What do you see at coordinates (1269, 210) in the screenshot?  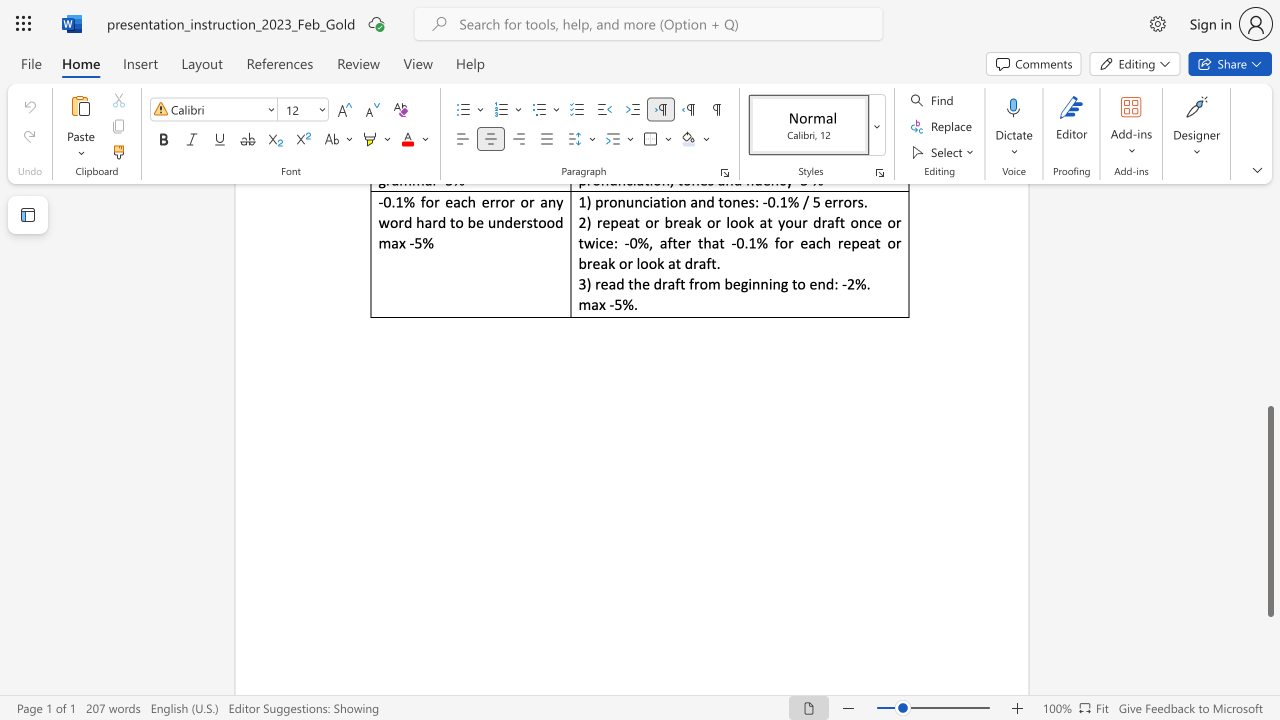 I see `the scrollbar on the right to move the page upward` at bounding box center [1269, 210].